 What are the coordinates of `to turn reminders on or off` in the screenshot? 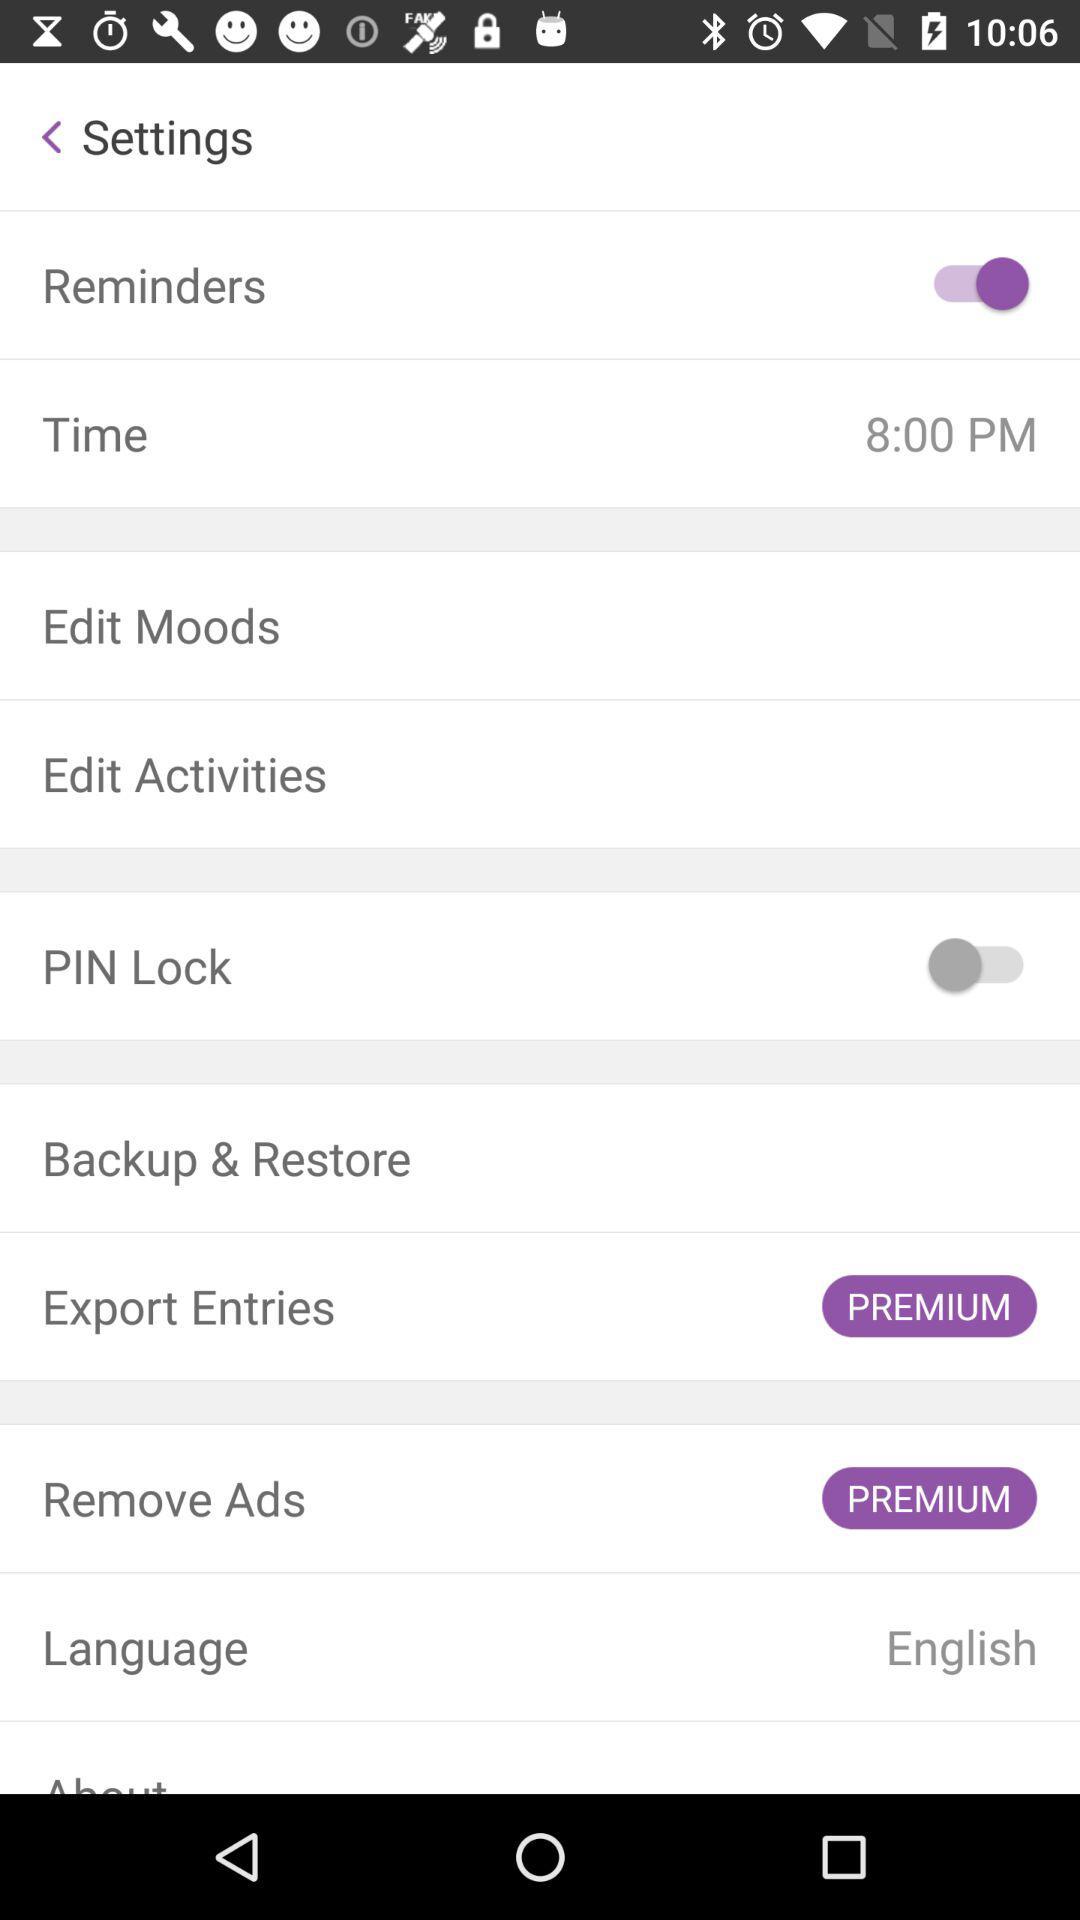 It's located at (977, 283).